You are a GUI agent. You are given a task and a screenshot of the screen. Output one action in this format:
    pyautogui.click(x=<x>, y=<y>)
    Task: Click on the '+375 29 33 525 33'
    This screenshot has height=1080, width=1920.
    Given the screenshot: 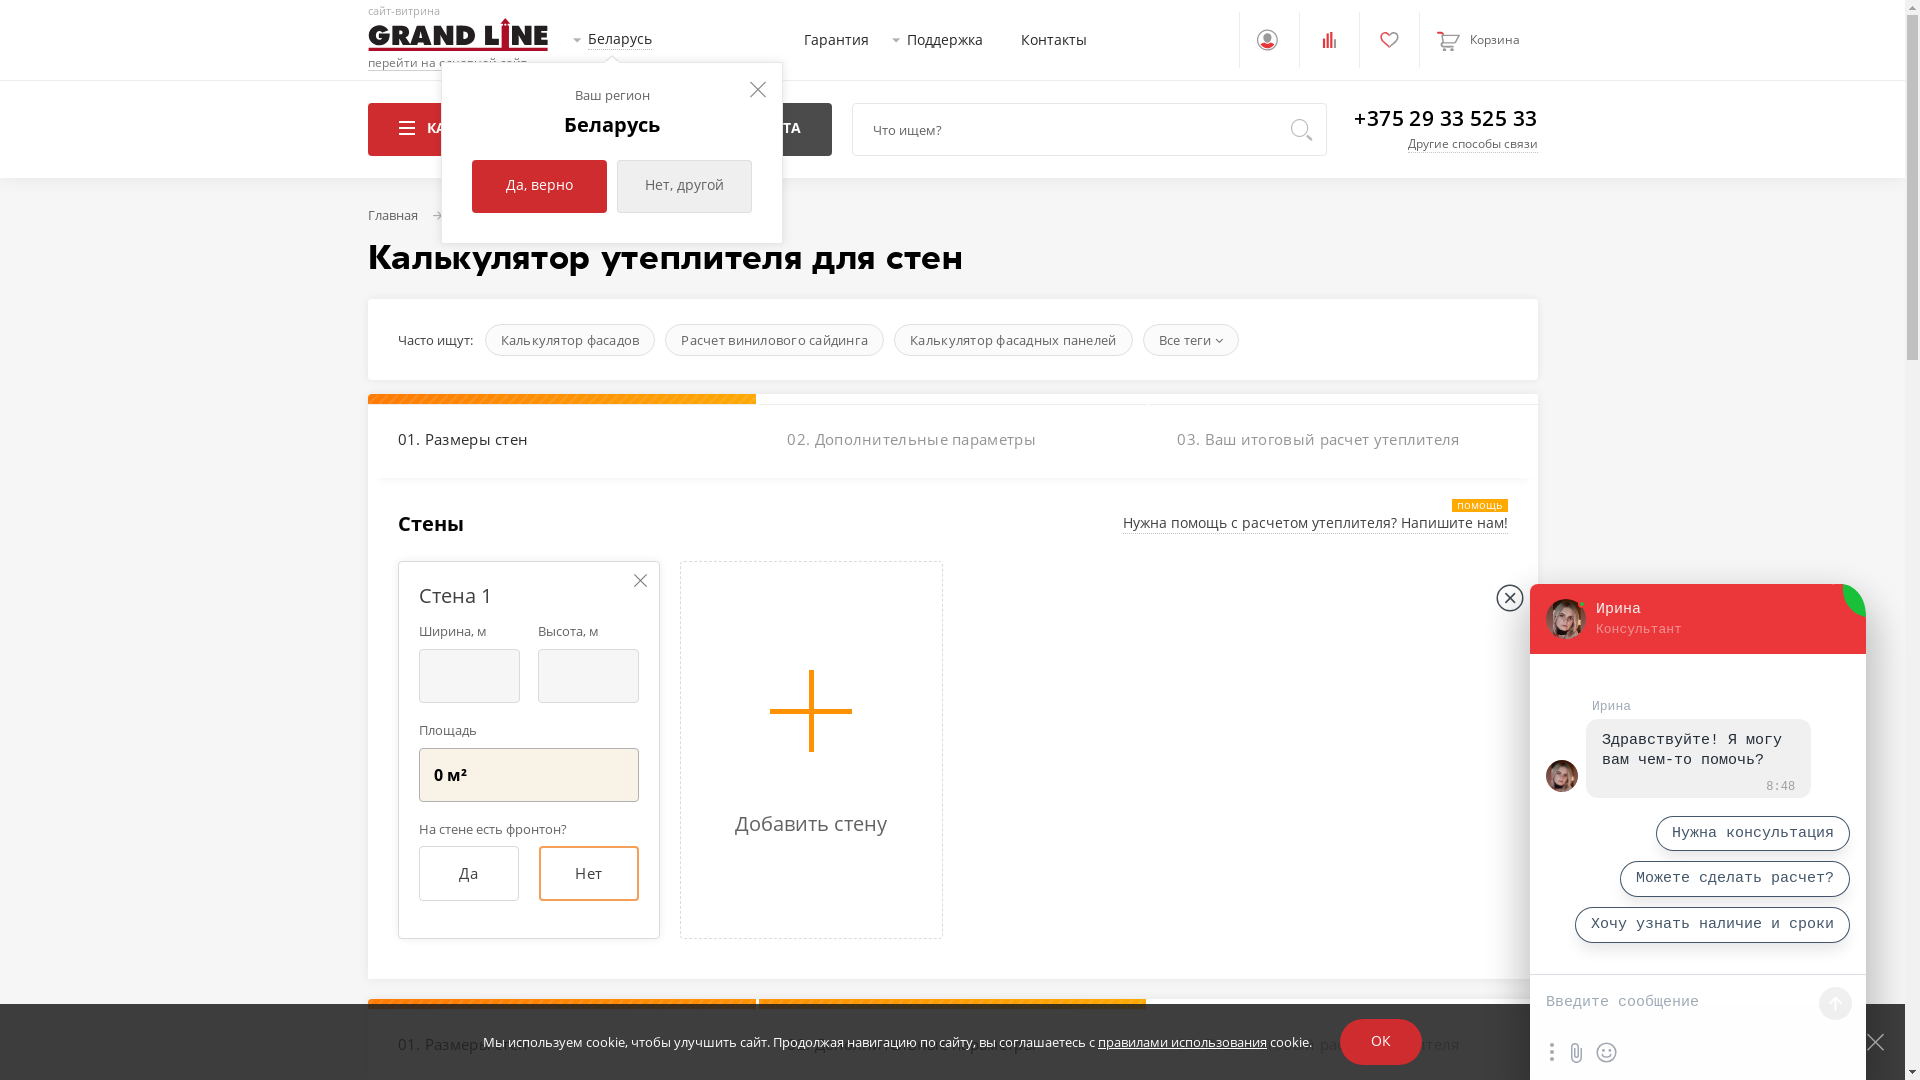 What is the action you would take?
    pyautogui.click(x=1445, y=118)
    